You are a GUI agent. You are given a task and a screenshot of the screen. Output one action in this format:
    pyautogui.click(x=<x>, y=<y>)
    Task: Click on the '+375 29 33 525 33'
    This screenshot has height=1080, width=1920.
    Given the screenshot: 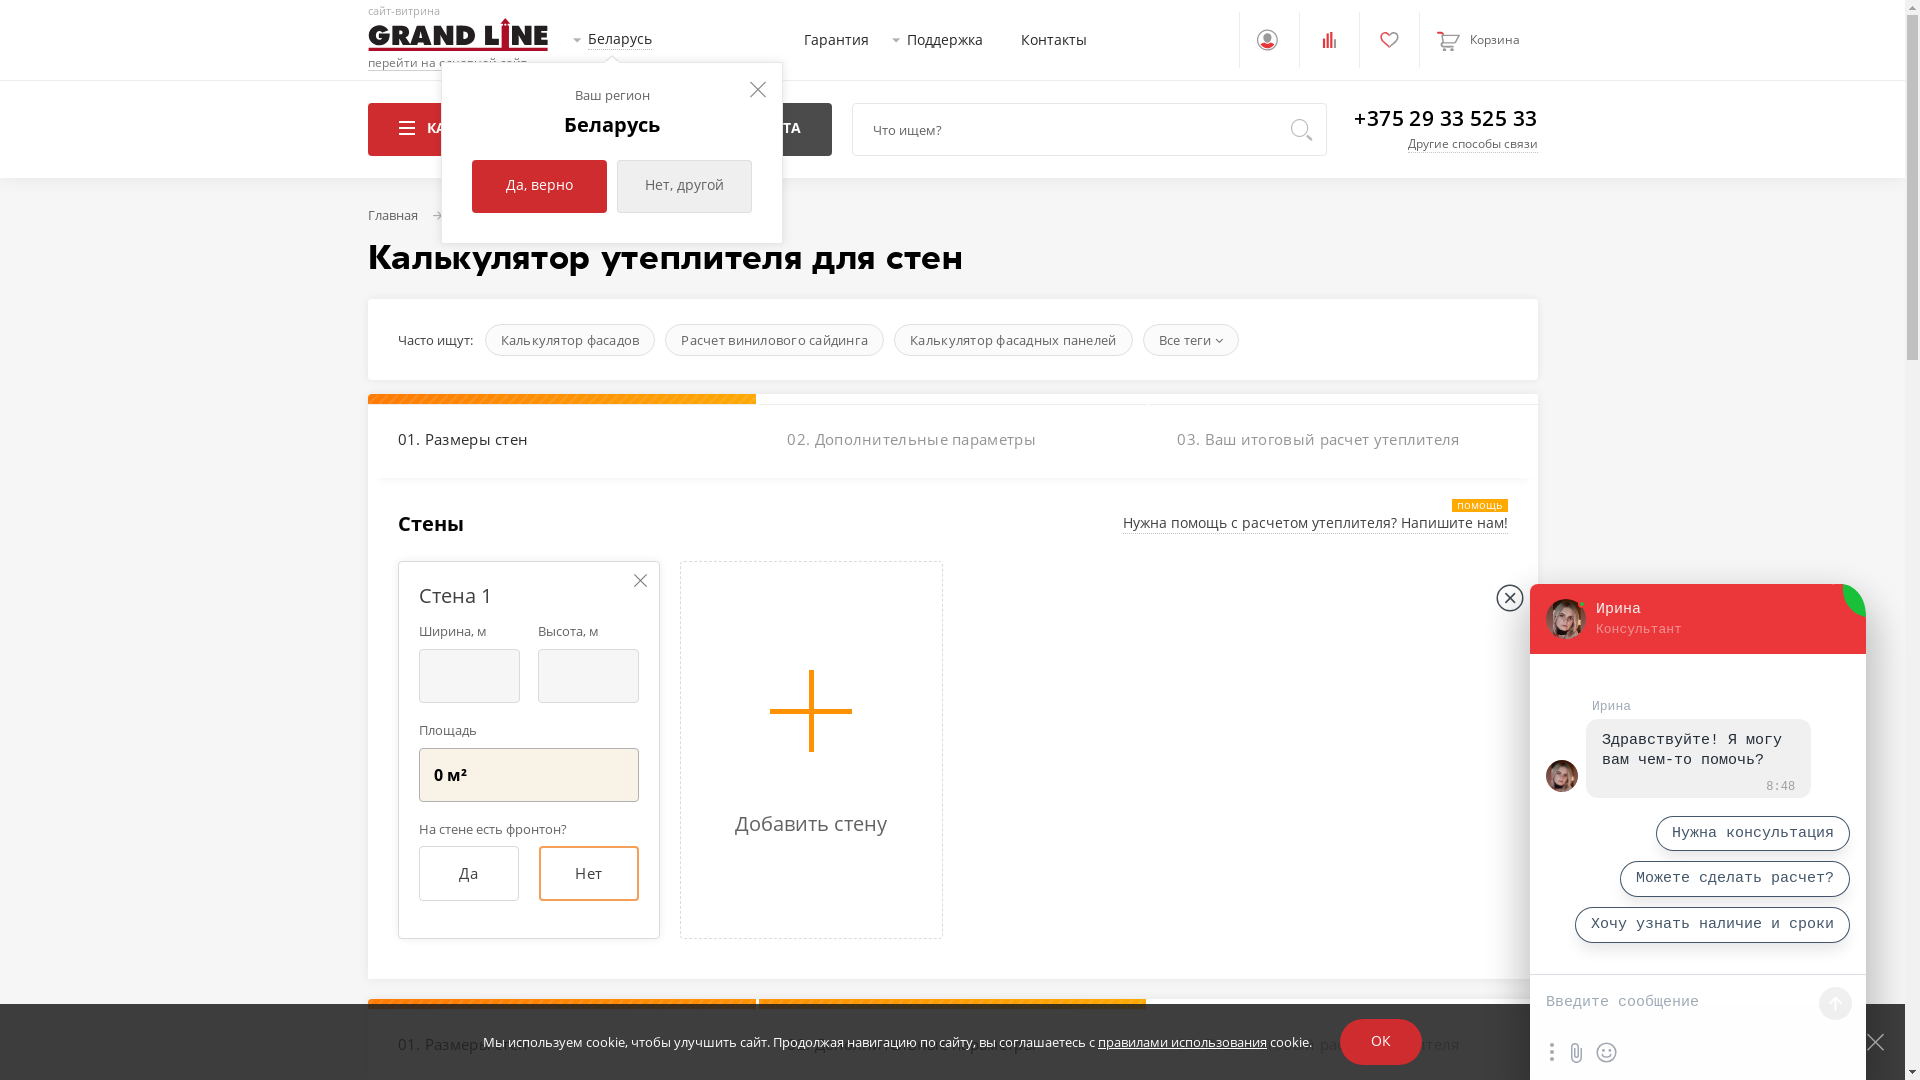 What is the action you would take?
    pyautogui.click(x=1445, y=118)
    